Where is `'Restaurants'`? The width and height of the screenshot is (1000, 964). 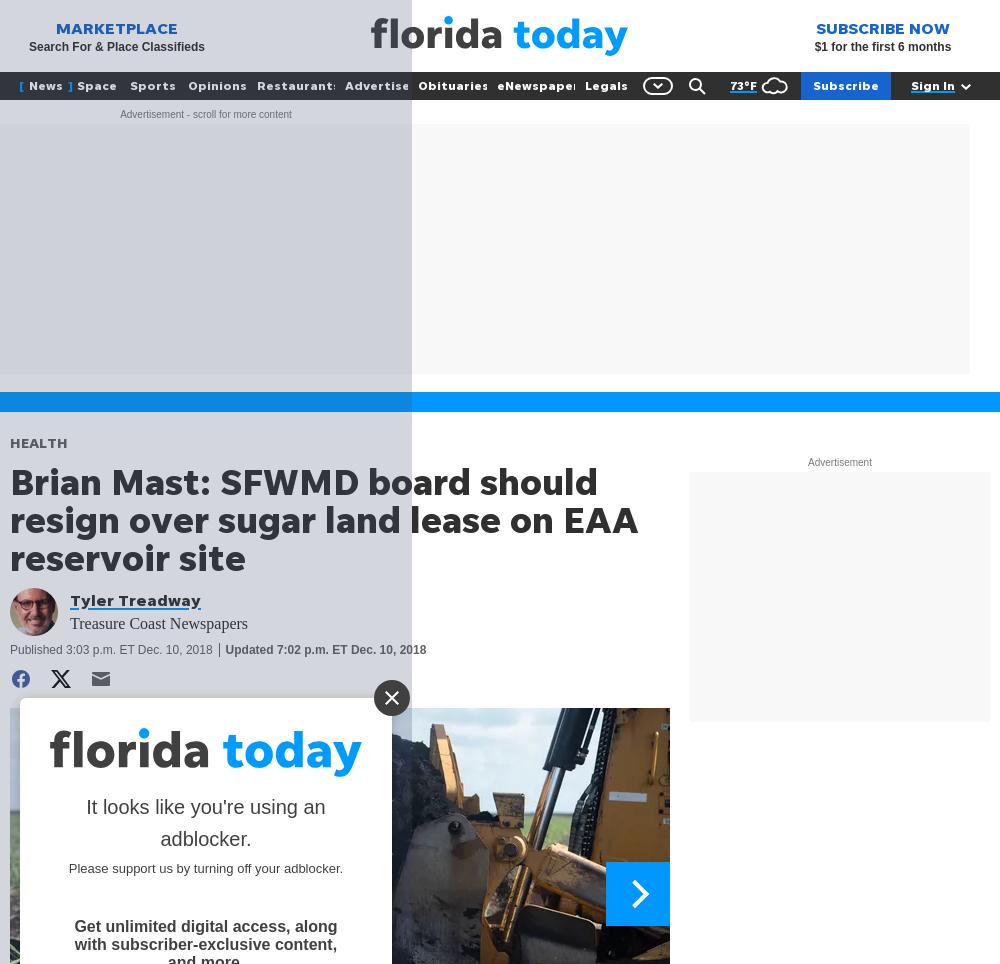 'Restaurants' is located at coordinates (297, 84).